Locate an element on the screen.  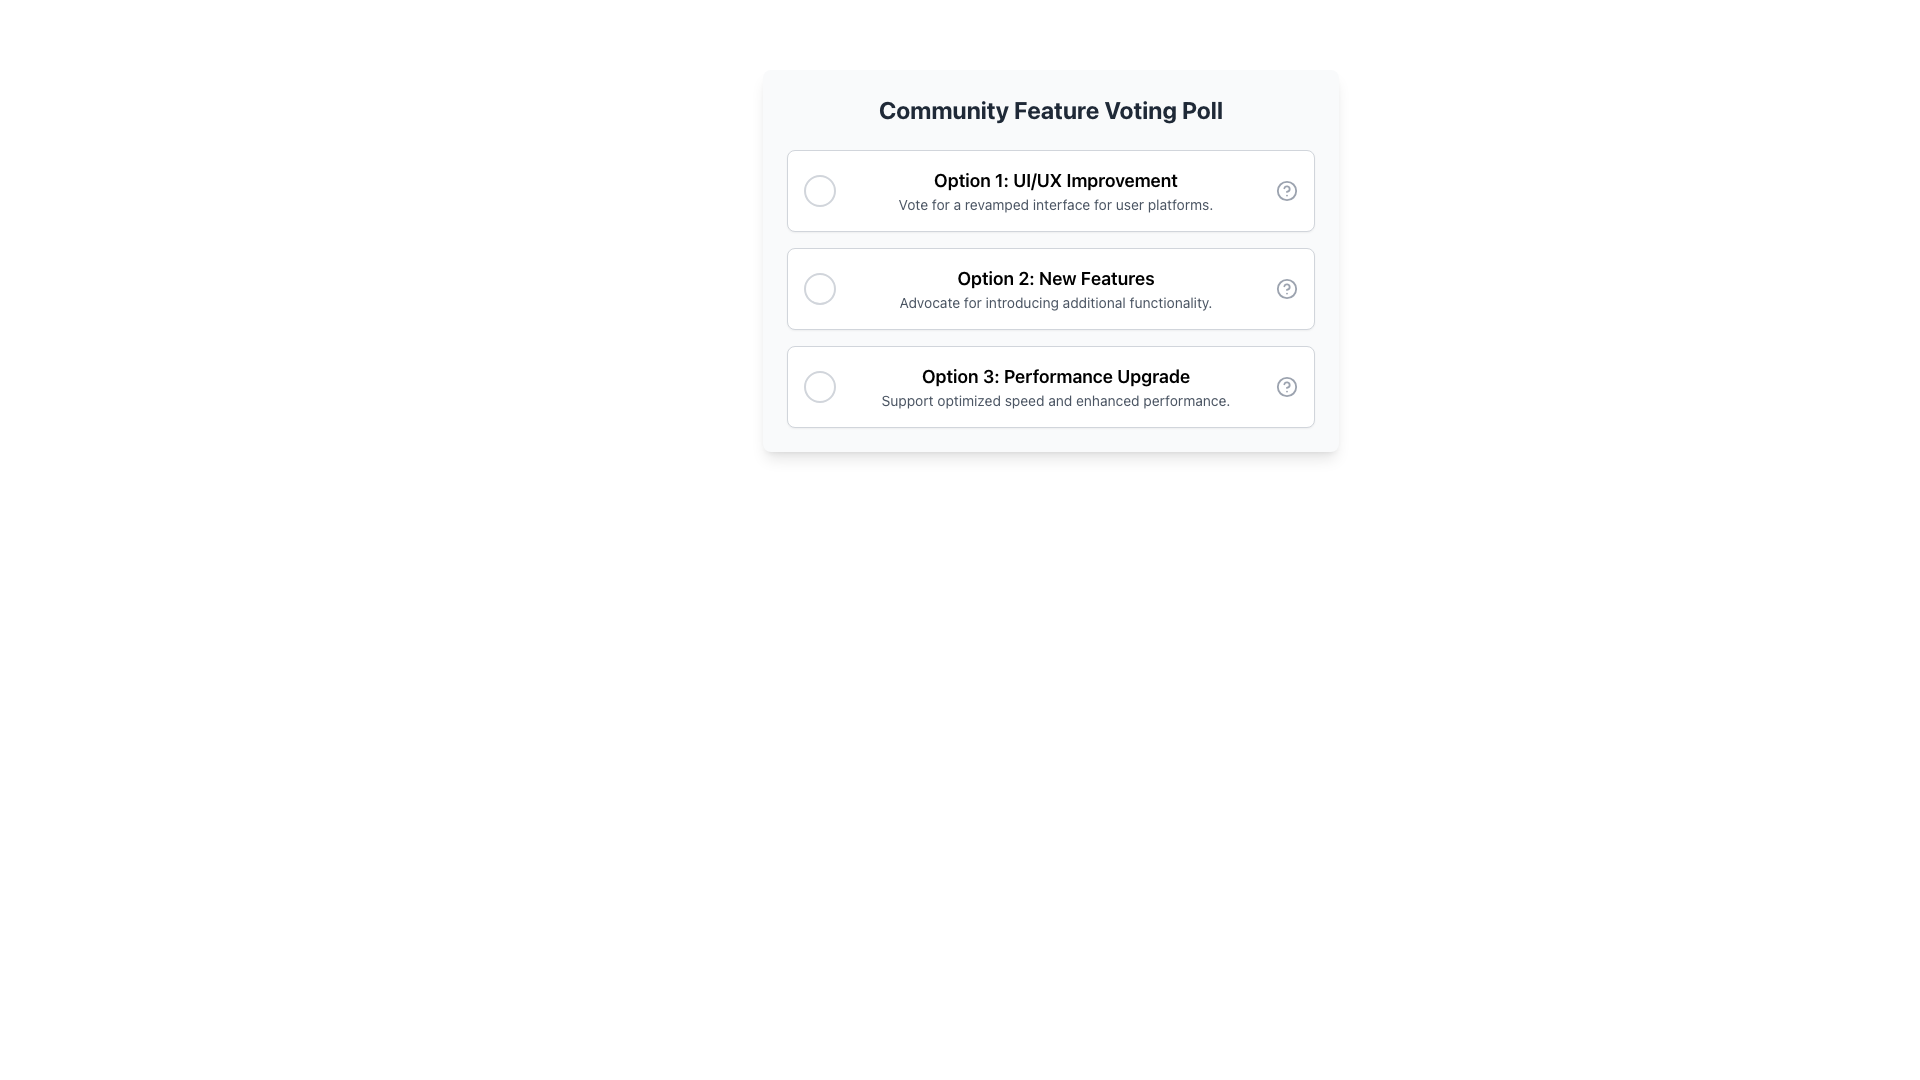
information from the text label located beneath the header 'Option 2: New Features' in the second option block of a three-option list is located at coordinates (1055, 303).